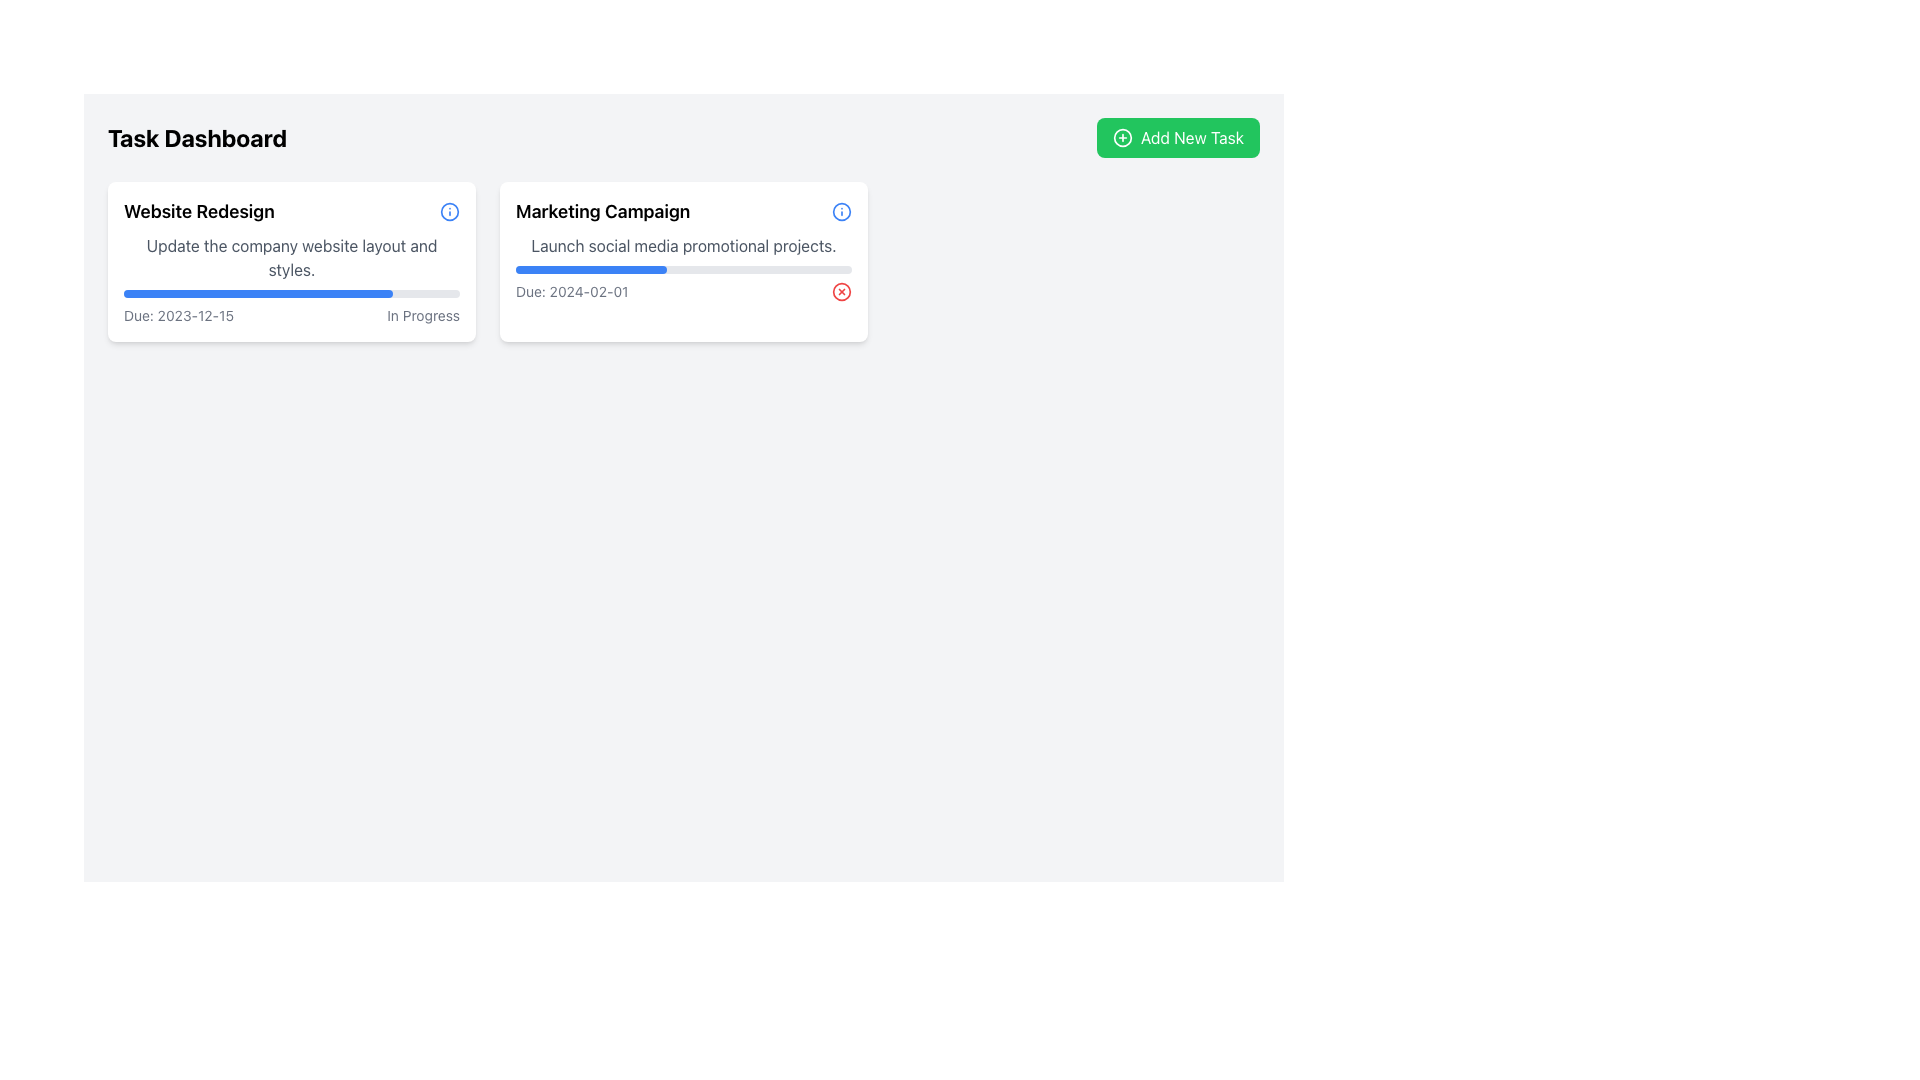 The height and width of the screenshot is (1080, 1920). What do you see at coordinates (1178, 137) in the screenshot?
I see `the 'Create New Task' button located in the top-right corner of the 'Task Dashboard'` at bounding box center [1178, 137].